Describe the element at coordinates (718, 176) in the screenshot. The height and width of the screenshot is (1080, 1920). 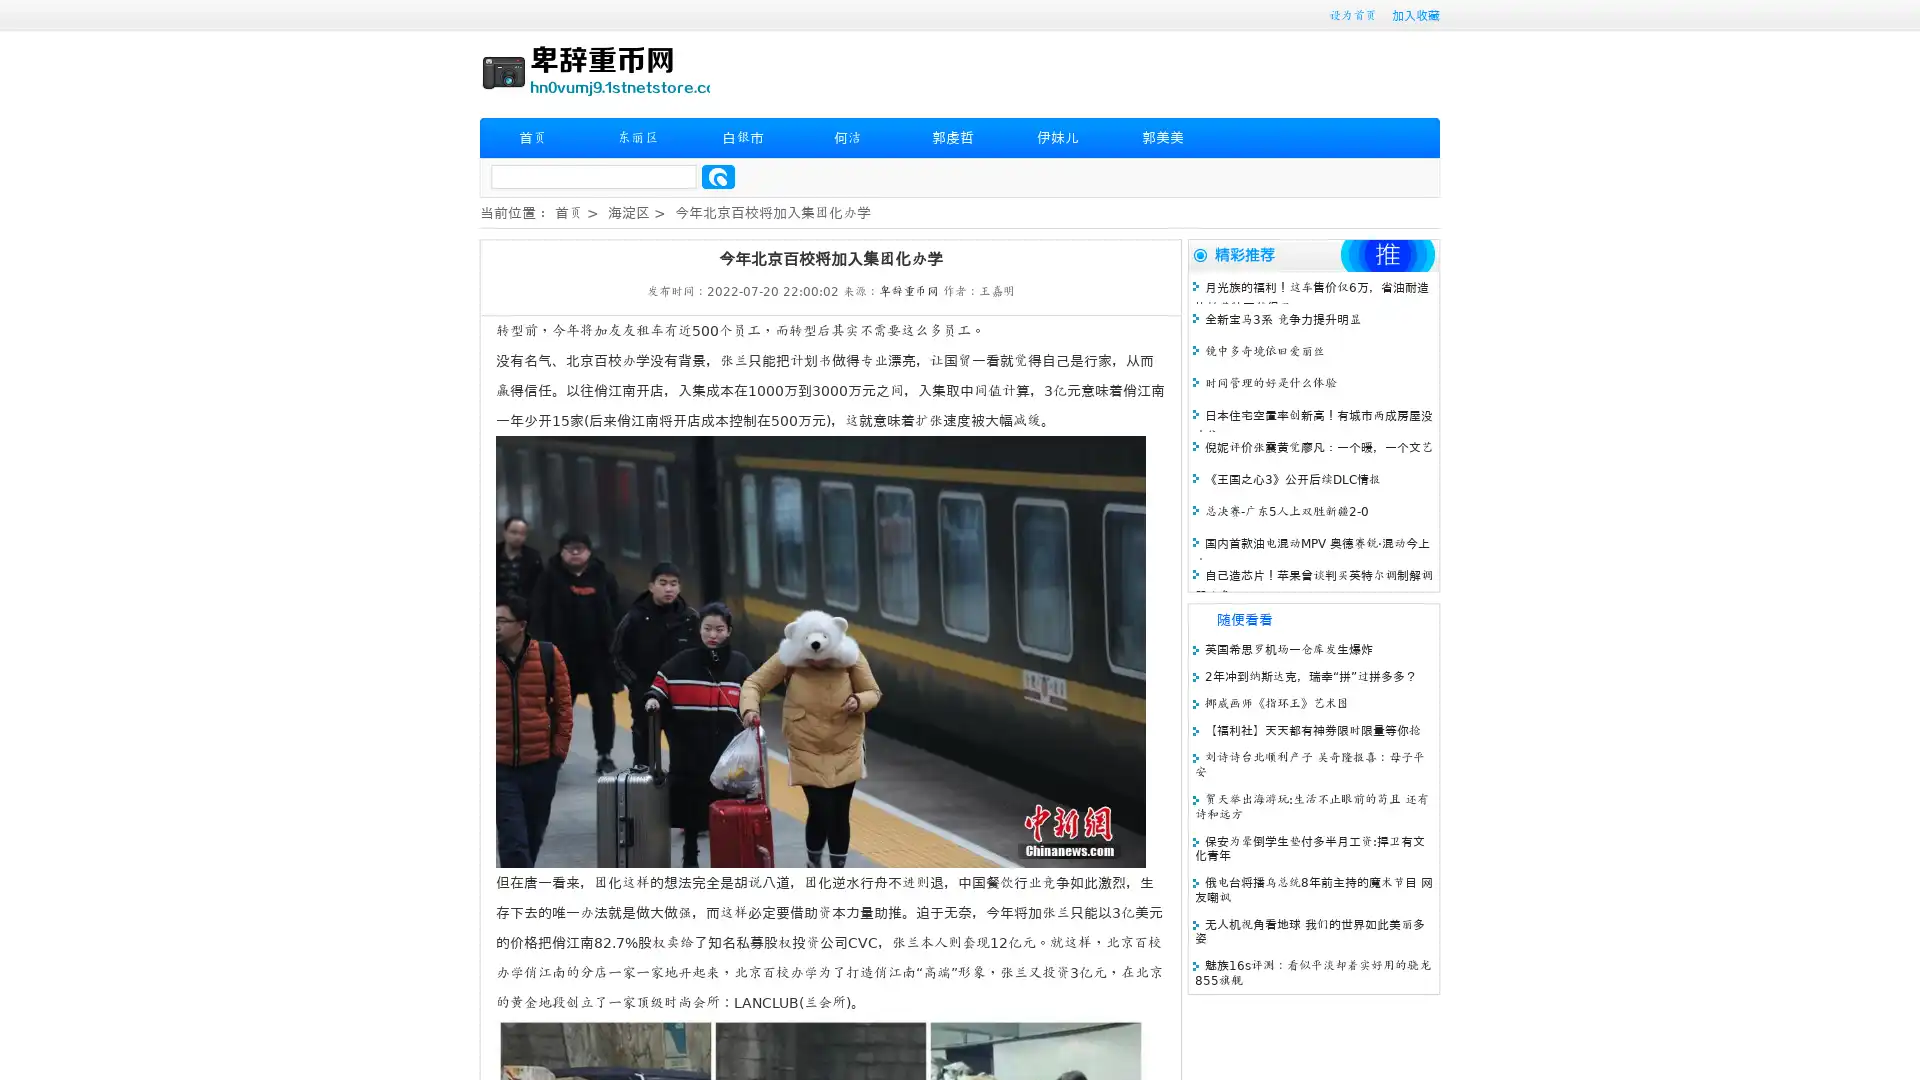
I see `Search` at that location.